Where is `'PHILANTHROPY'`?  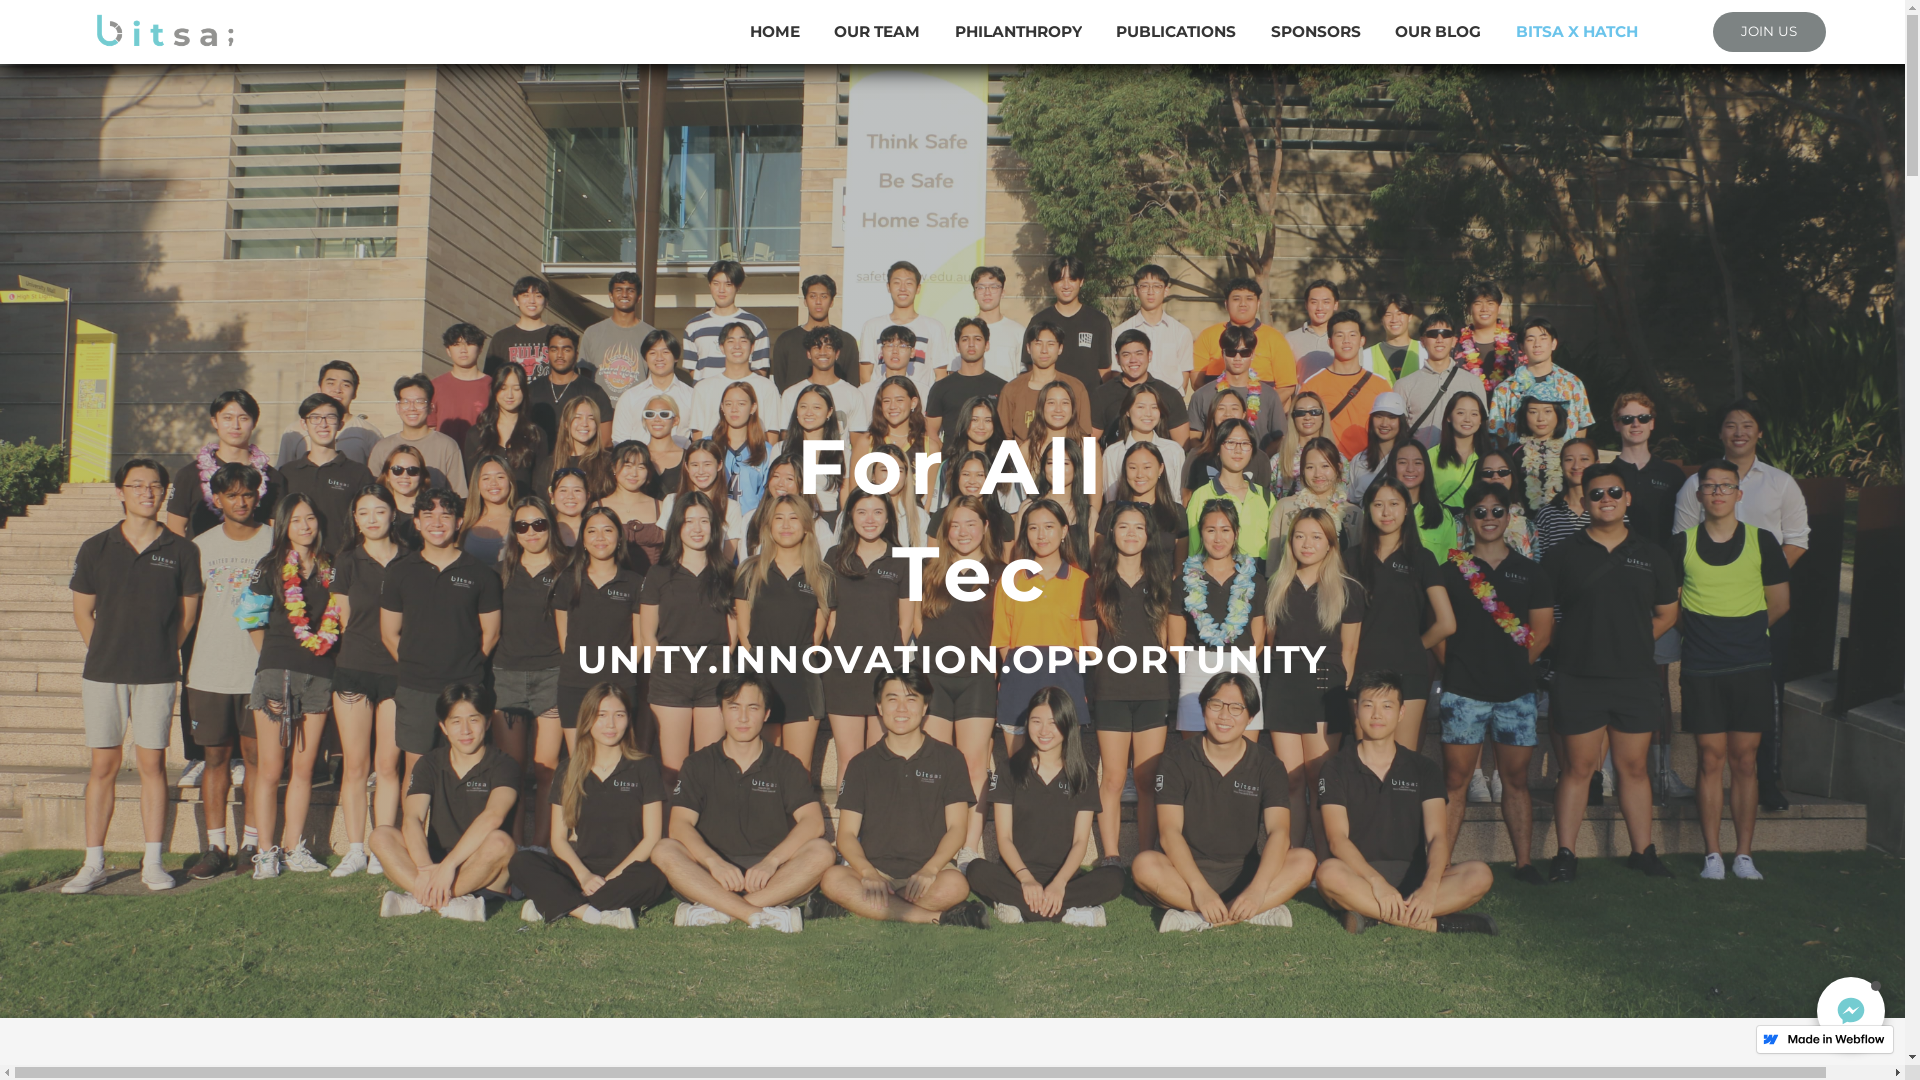 'PHILANTHROPY' is located at coordinates (1018, 31).